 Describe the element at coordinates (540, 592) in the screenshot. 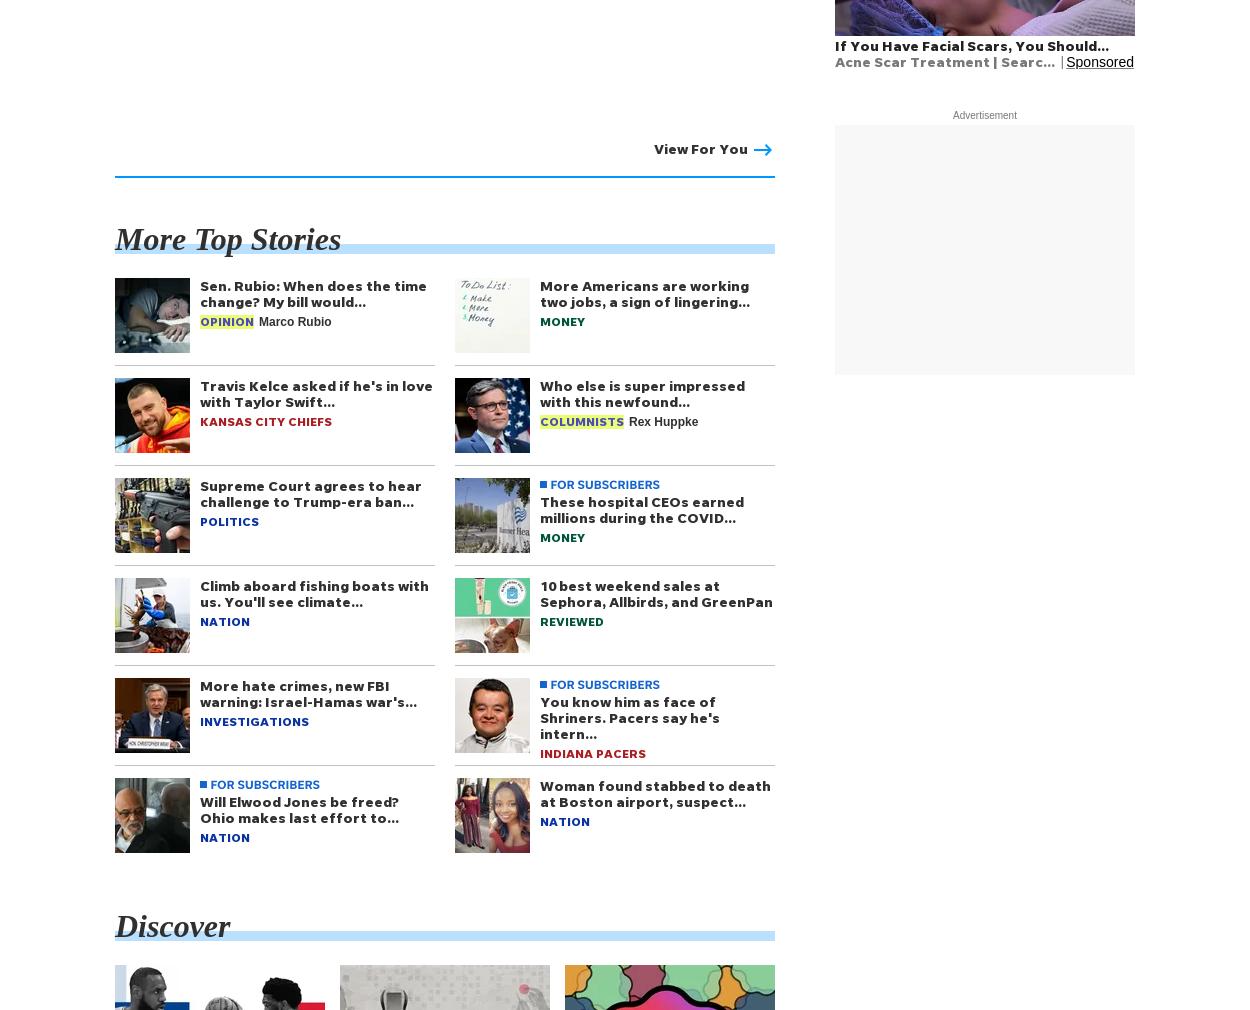

I see `'10 best weekend sales at Sephora, Allbirds, and GreenPan'` at that location.